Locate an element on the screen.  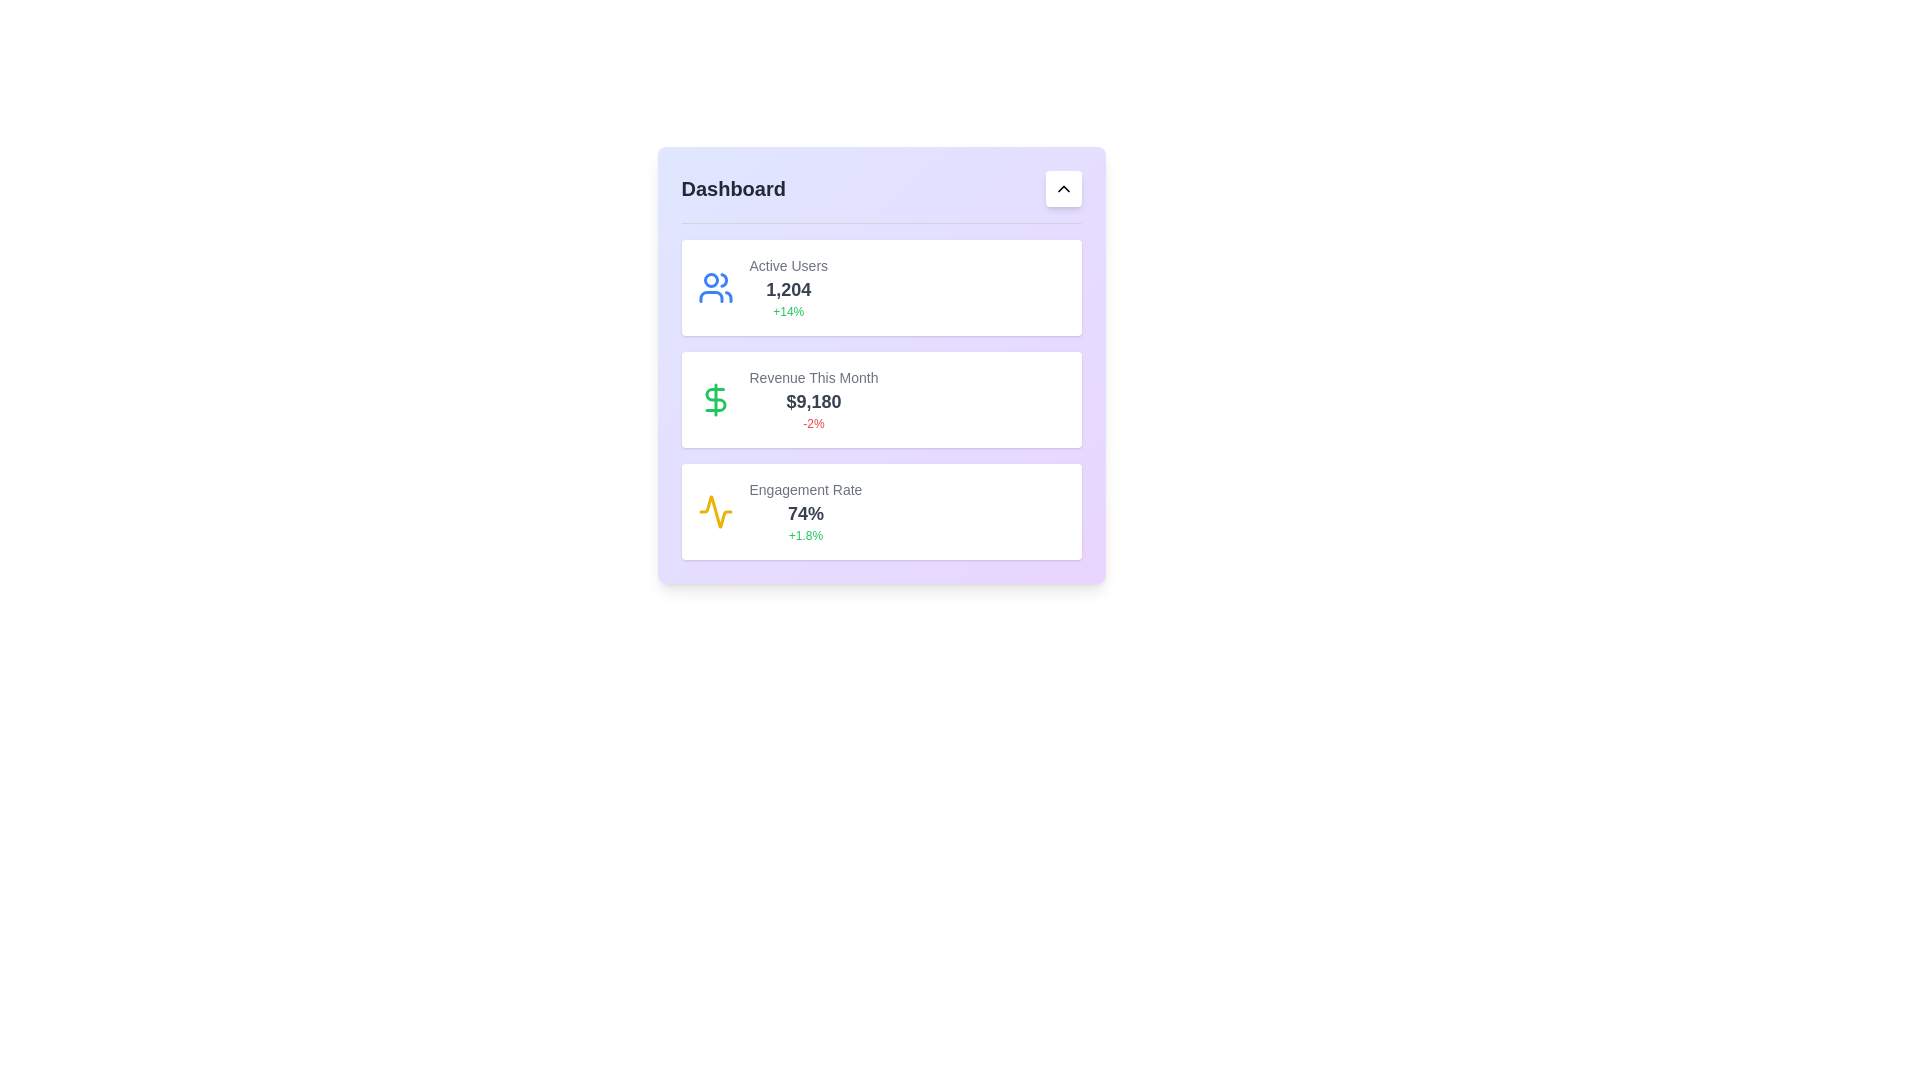
the upward-pointing chevron icon located in the top-right corner of the card, aligned with the title 'Dashboard' is located at coordinates (1062, 189).